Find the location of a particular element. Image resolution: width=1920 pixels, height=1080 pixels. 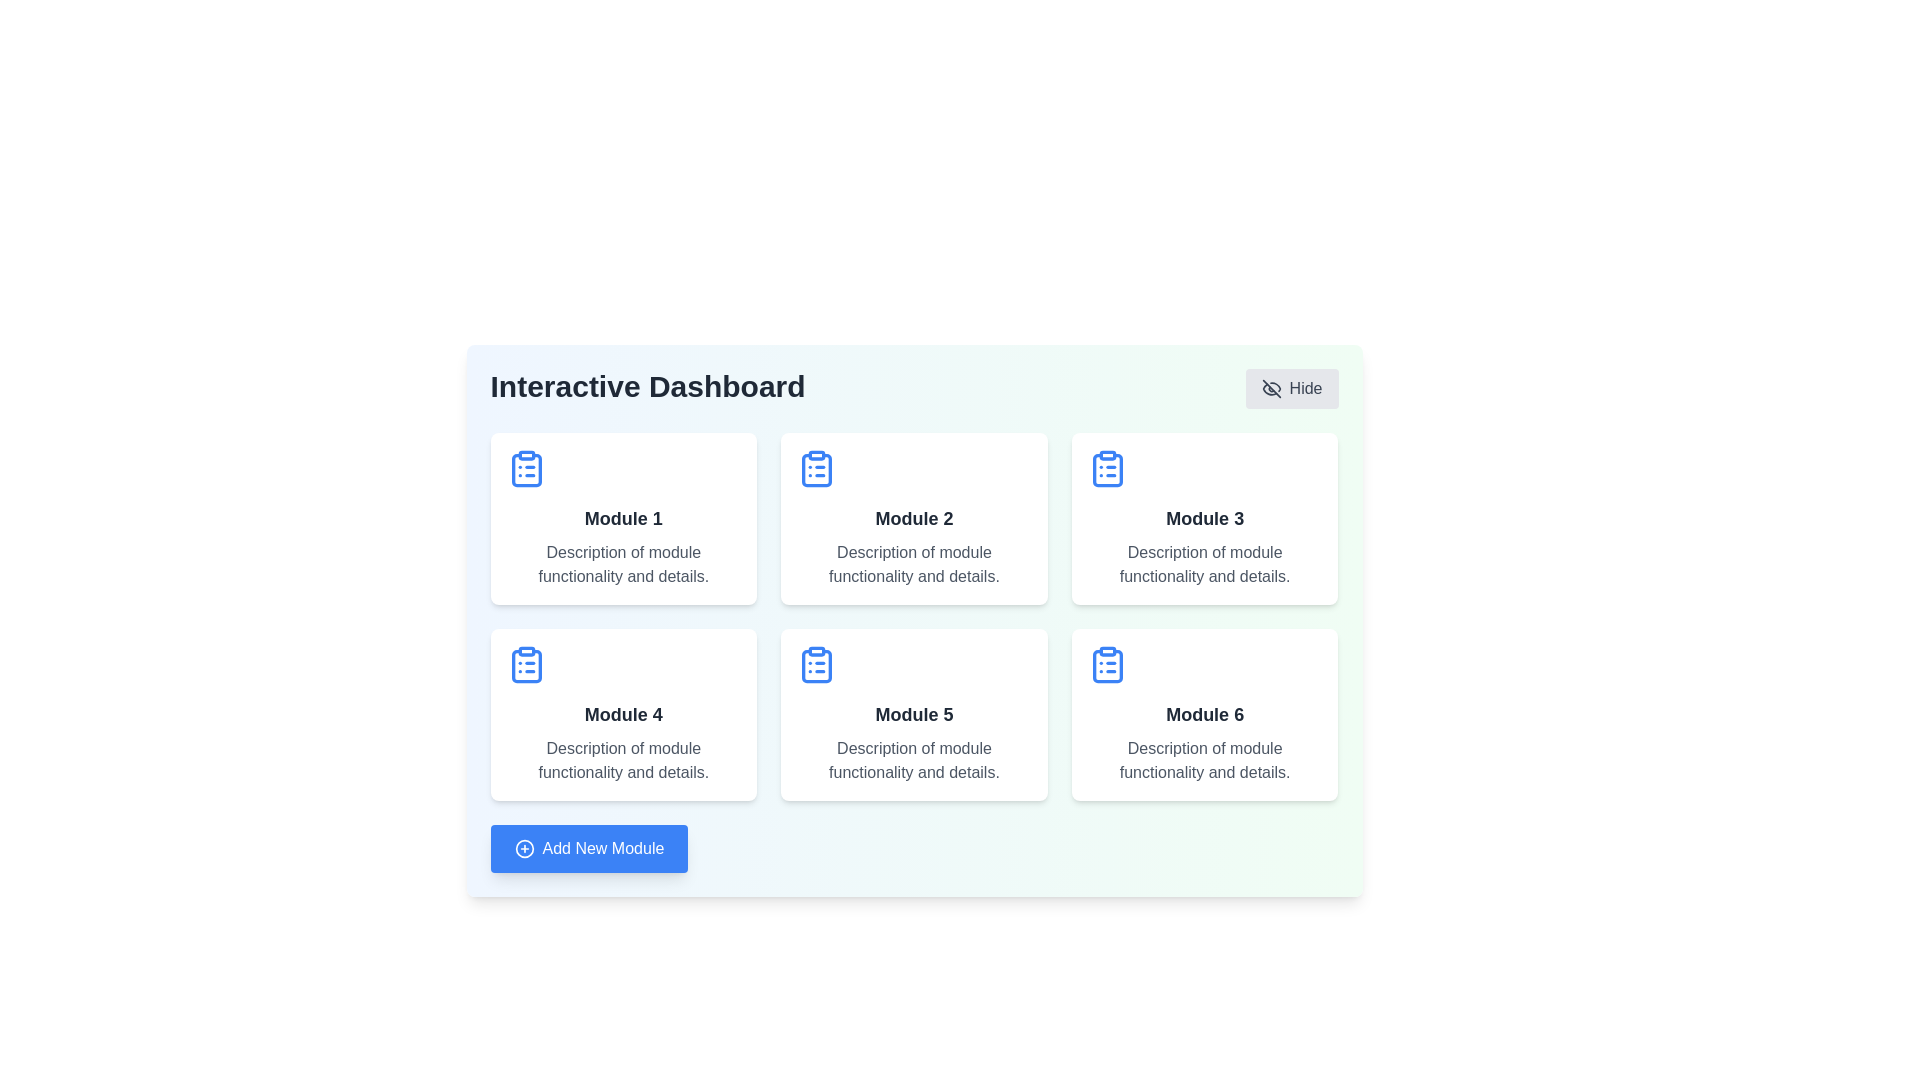

the 'Hide' button located in the top-right corner of the 'Interactive Dashboard' section is located at coordinates (1291, 389).